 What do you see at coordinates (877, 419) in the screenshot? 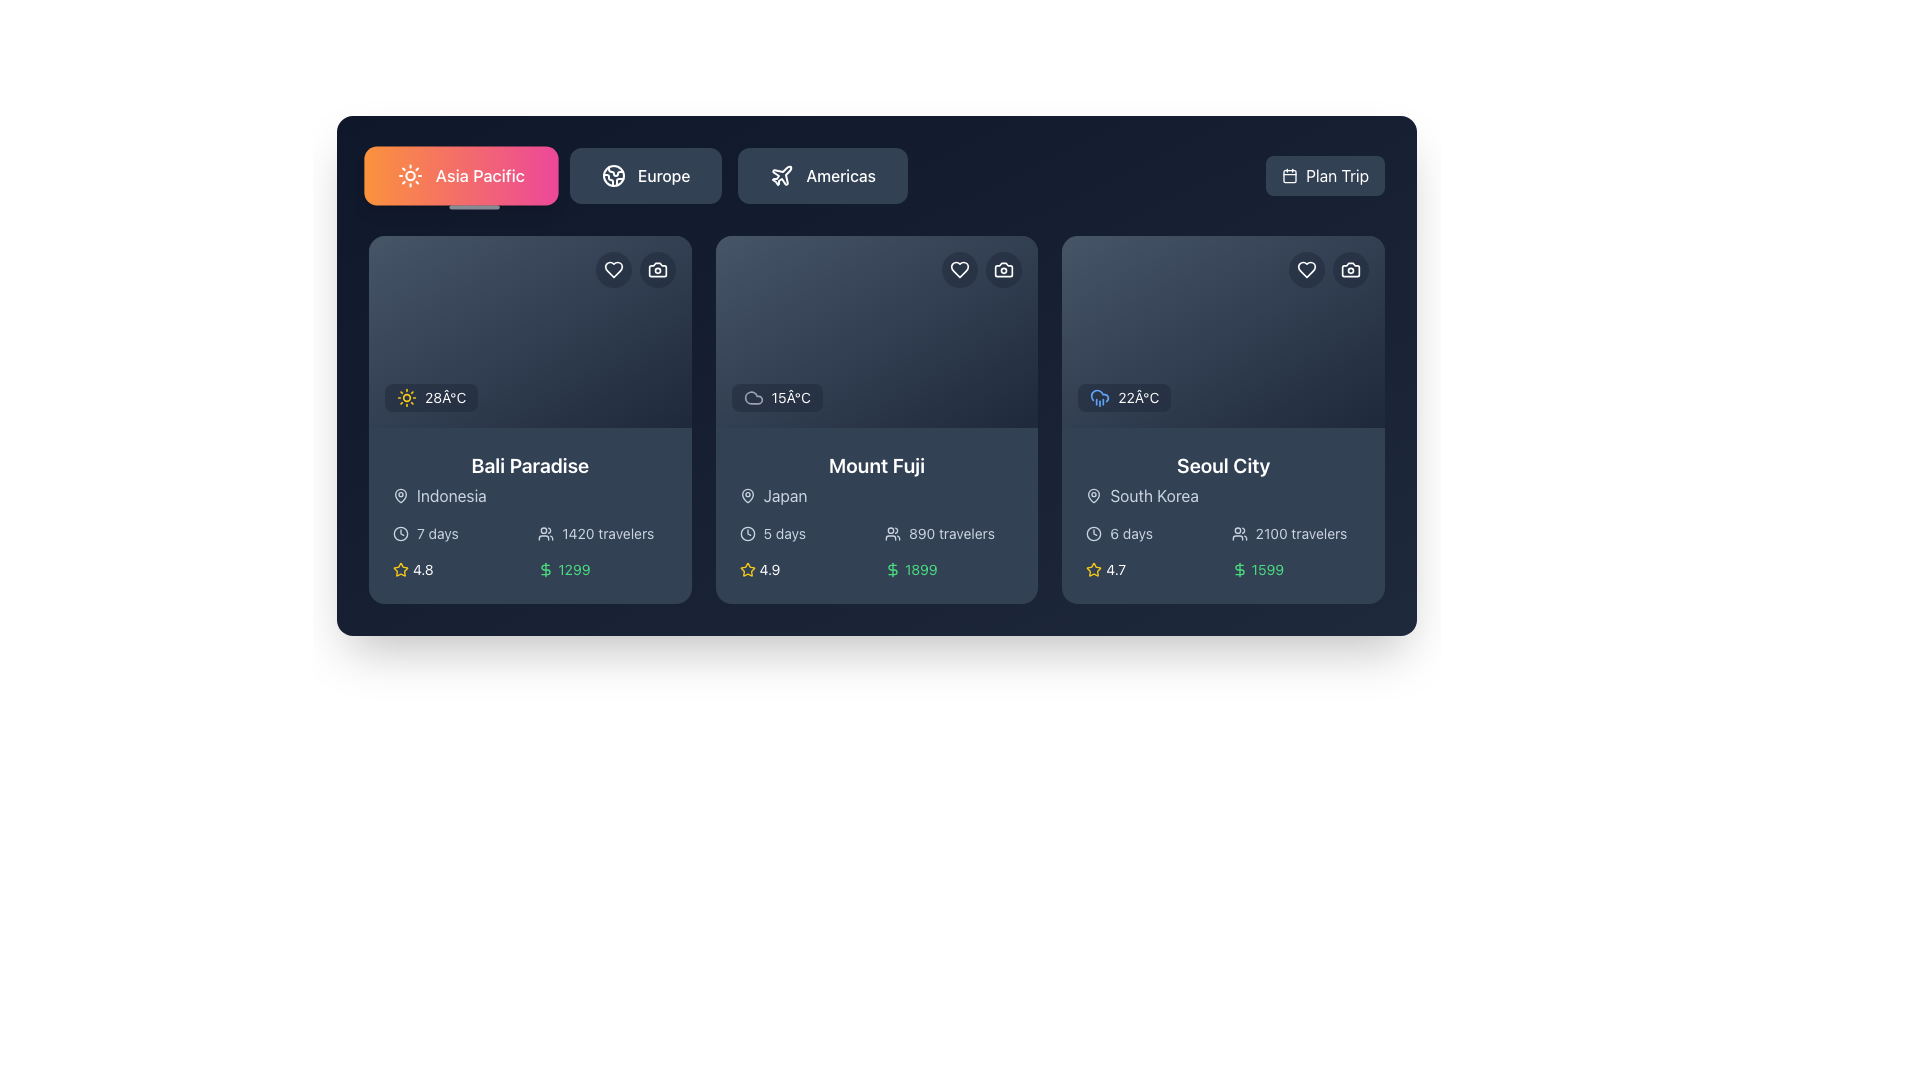
I see `the second card in the grid layout showcasing 'Mount Fuji'` at bounding box center [877, 419].